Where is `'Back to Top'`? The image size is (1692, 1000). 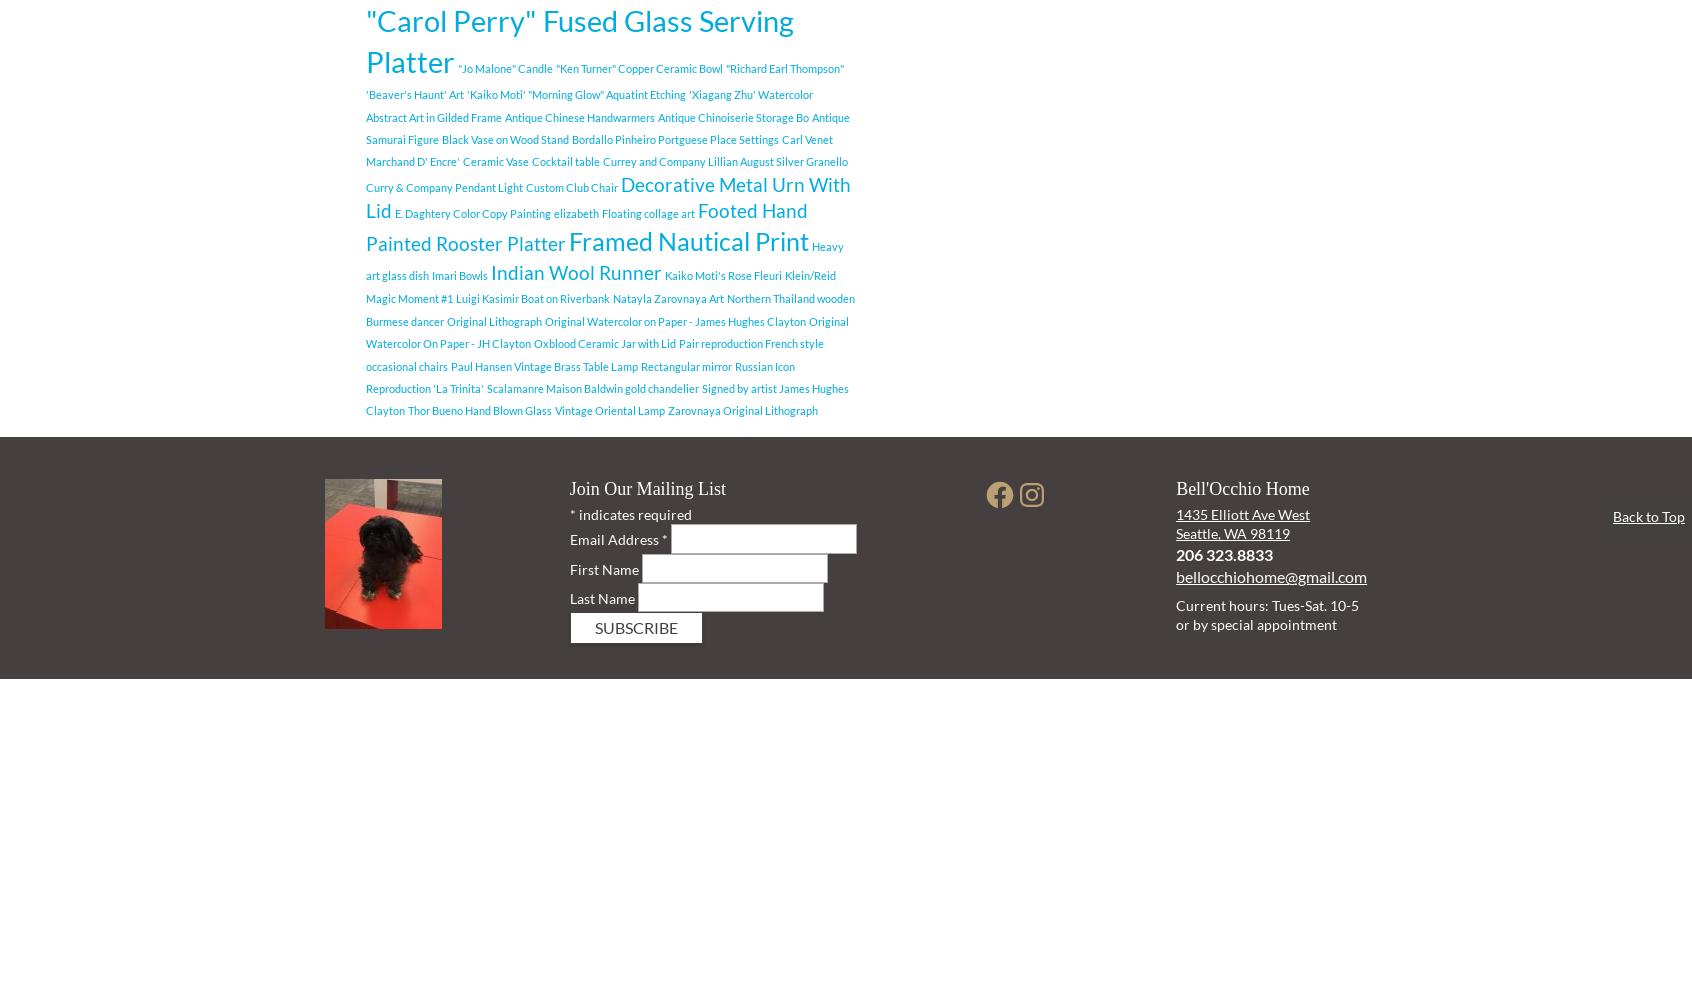
'Back to Top' is located at coordinates (1649, 516).